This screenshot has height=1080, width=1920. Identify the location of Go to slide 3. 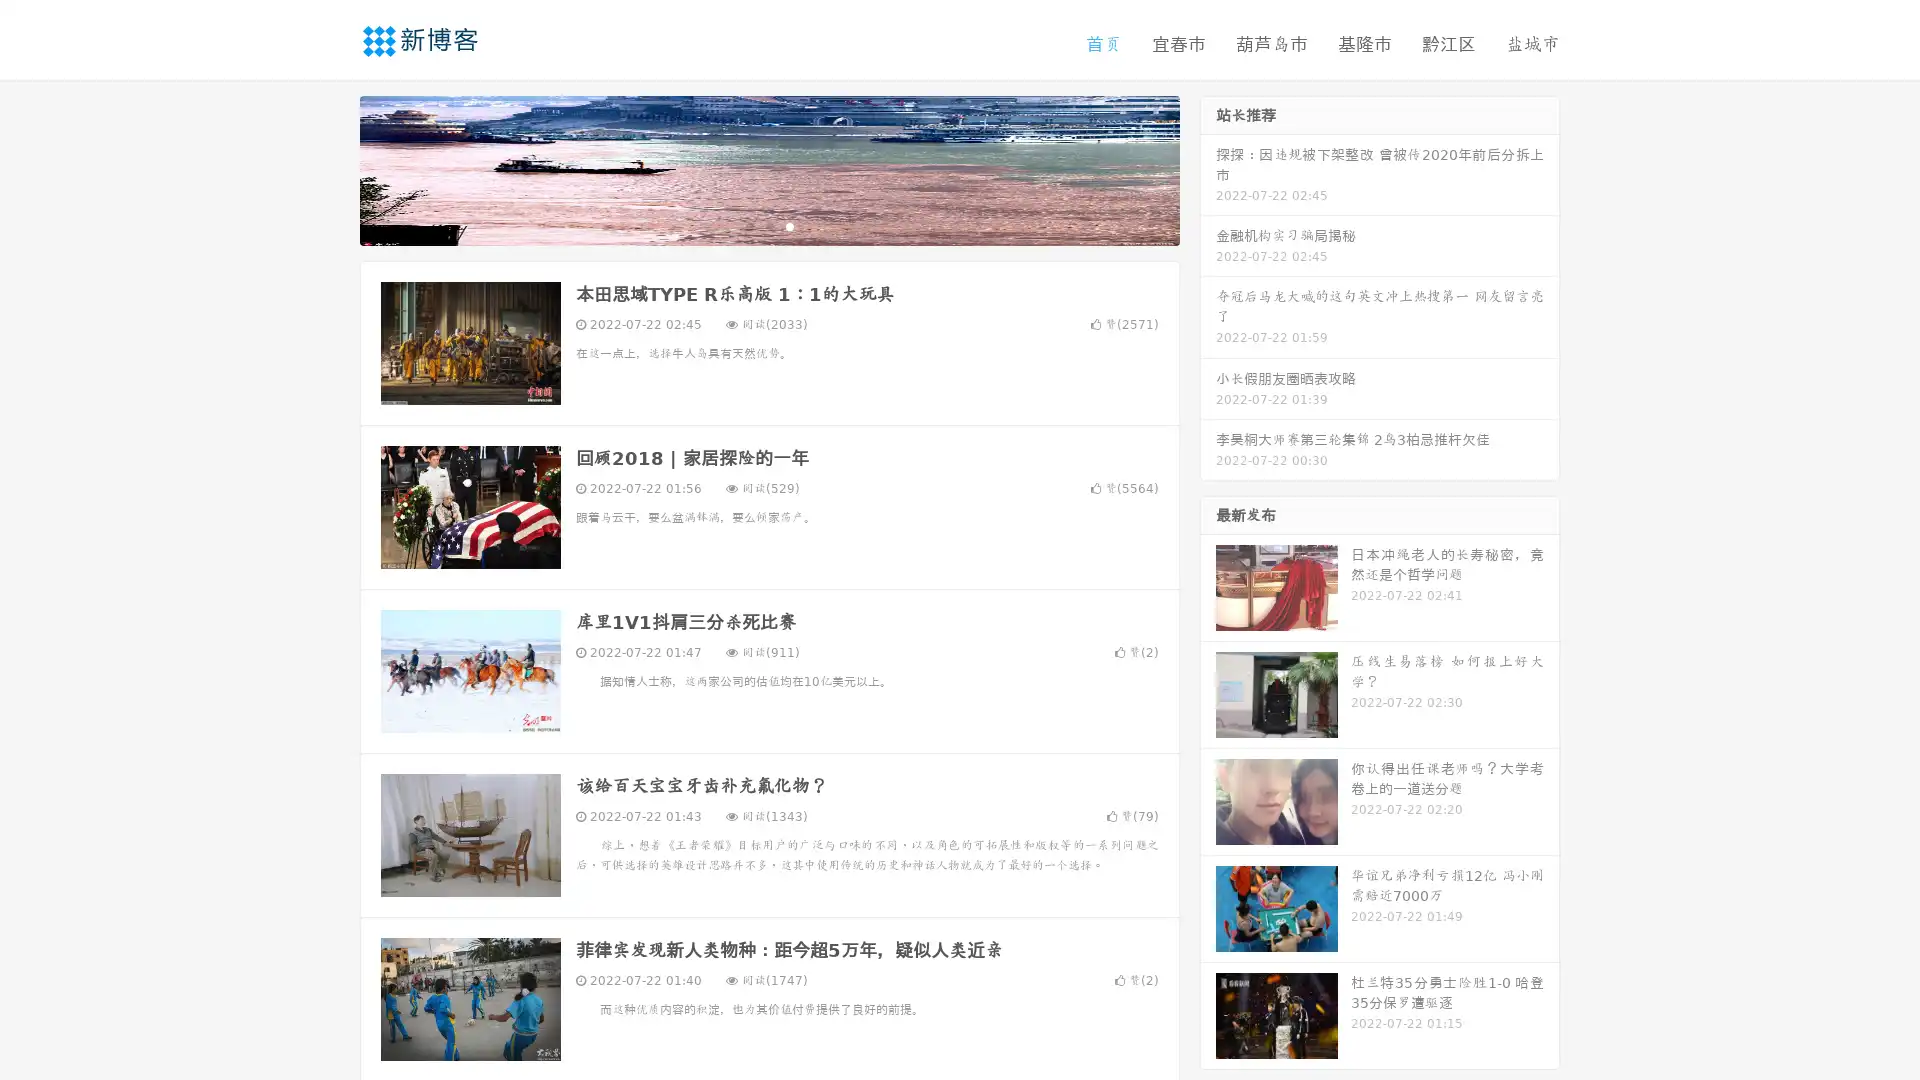
(789, 225).